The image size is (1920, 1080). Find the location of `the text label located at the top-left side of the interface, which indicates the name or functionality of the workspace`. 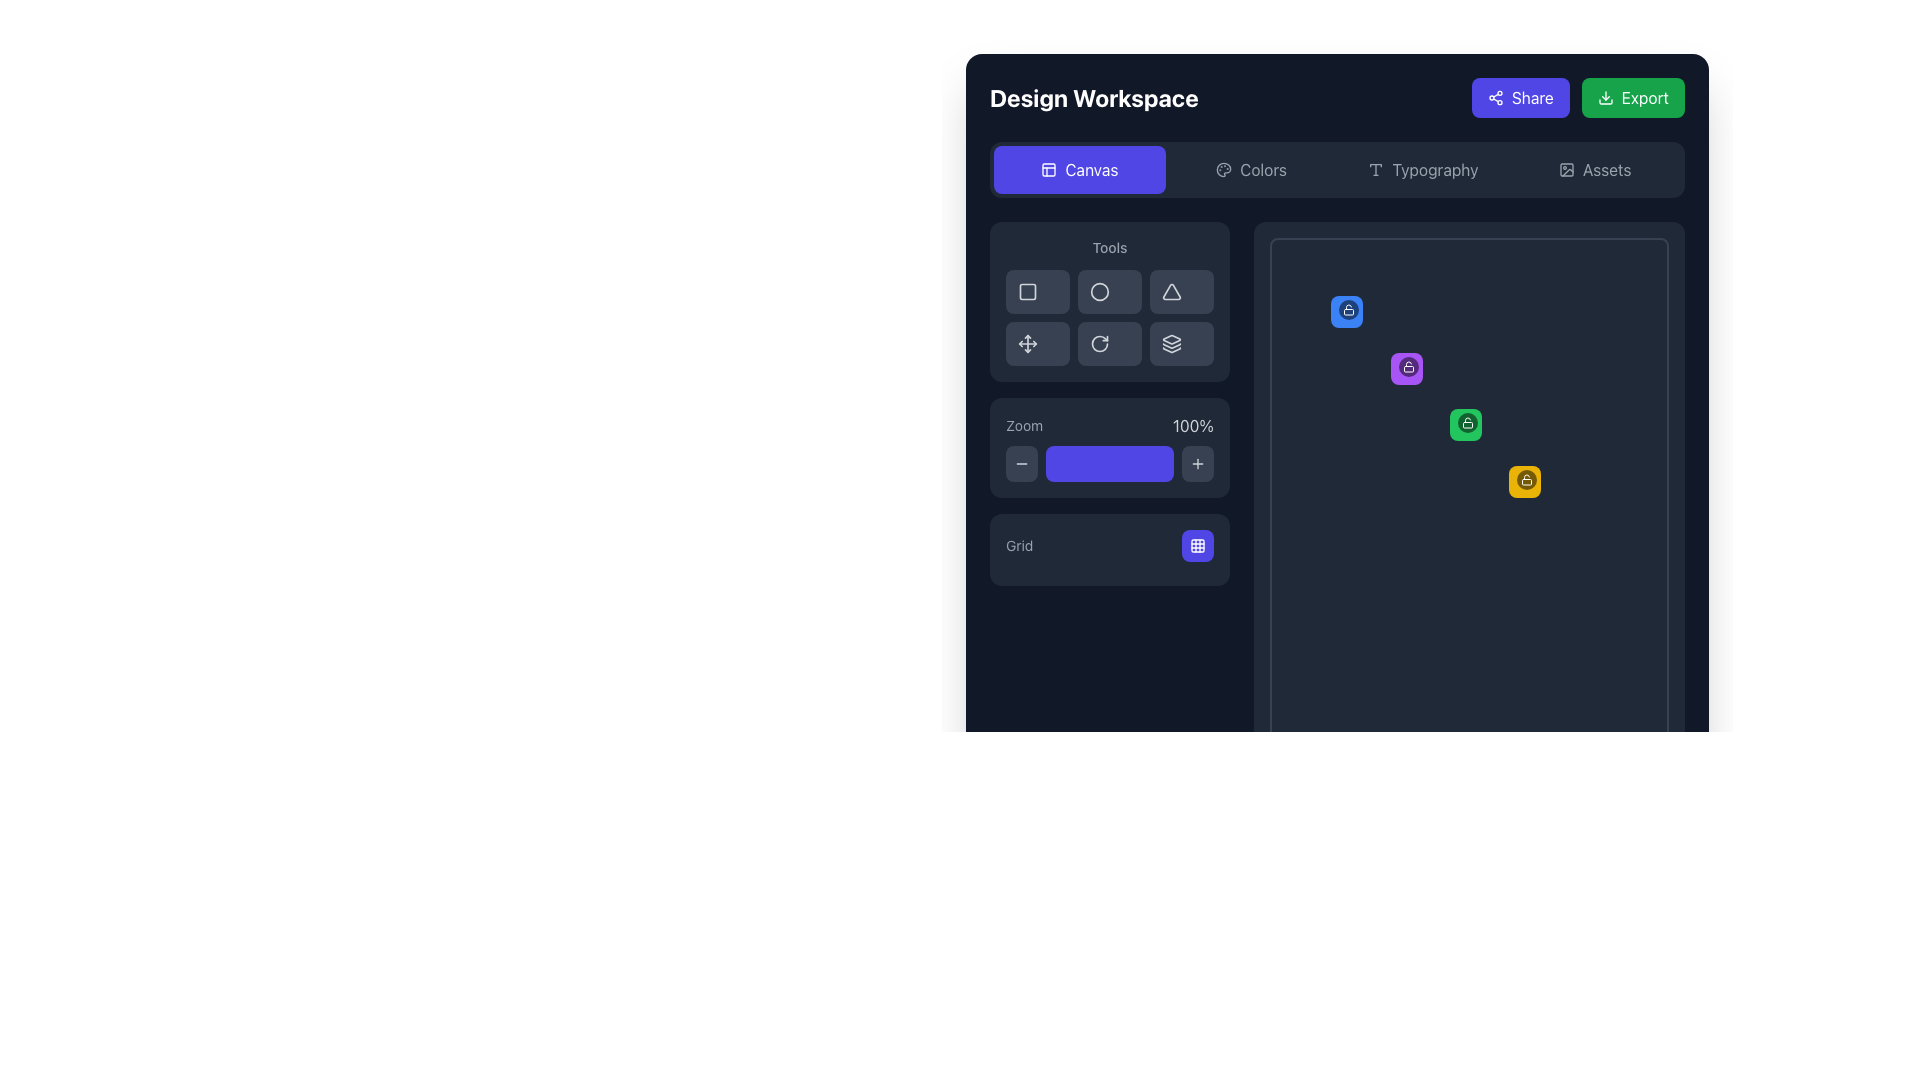

the text label located at the top-left side of the interface, which indicates the name or functionality of the workspace is located at coordinates (1093, 97).